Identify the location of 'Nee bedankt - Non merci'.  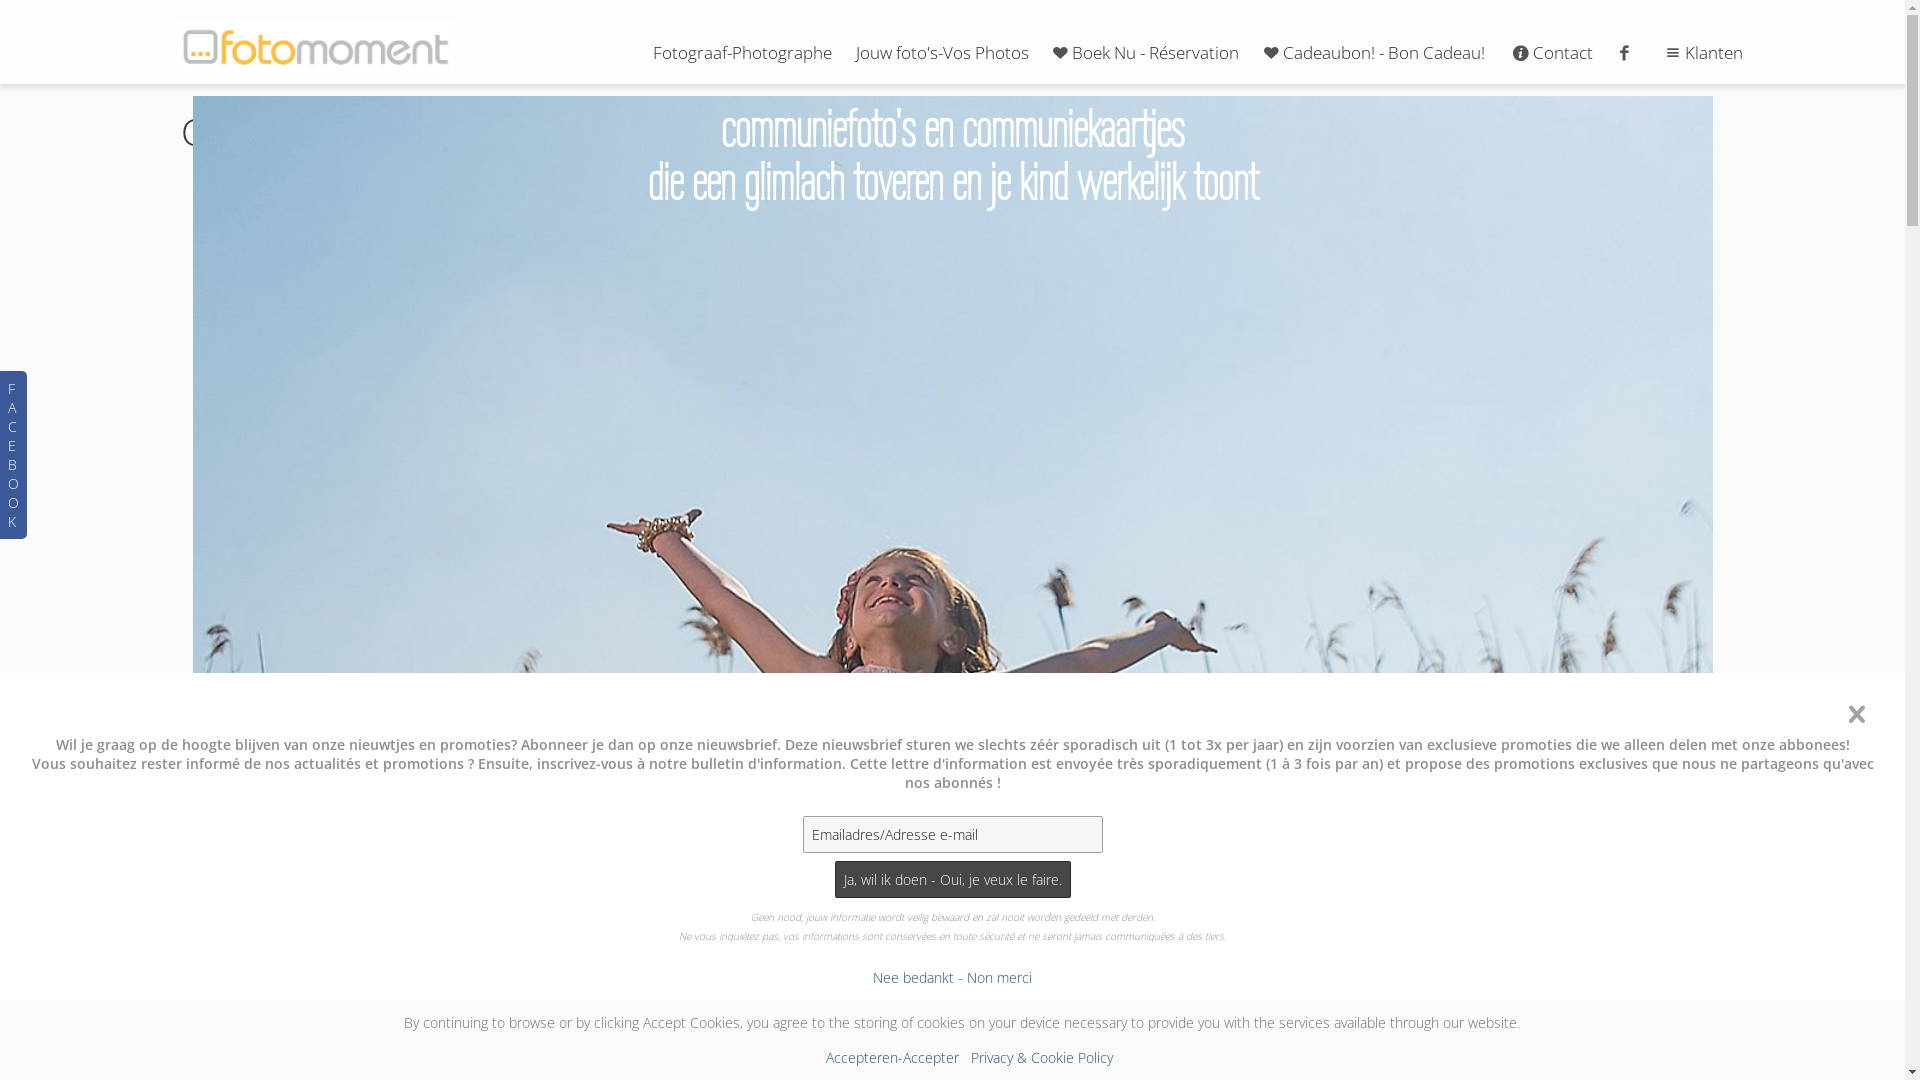
(951, 976).